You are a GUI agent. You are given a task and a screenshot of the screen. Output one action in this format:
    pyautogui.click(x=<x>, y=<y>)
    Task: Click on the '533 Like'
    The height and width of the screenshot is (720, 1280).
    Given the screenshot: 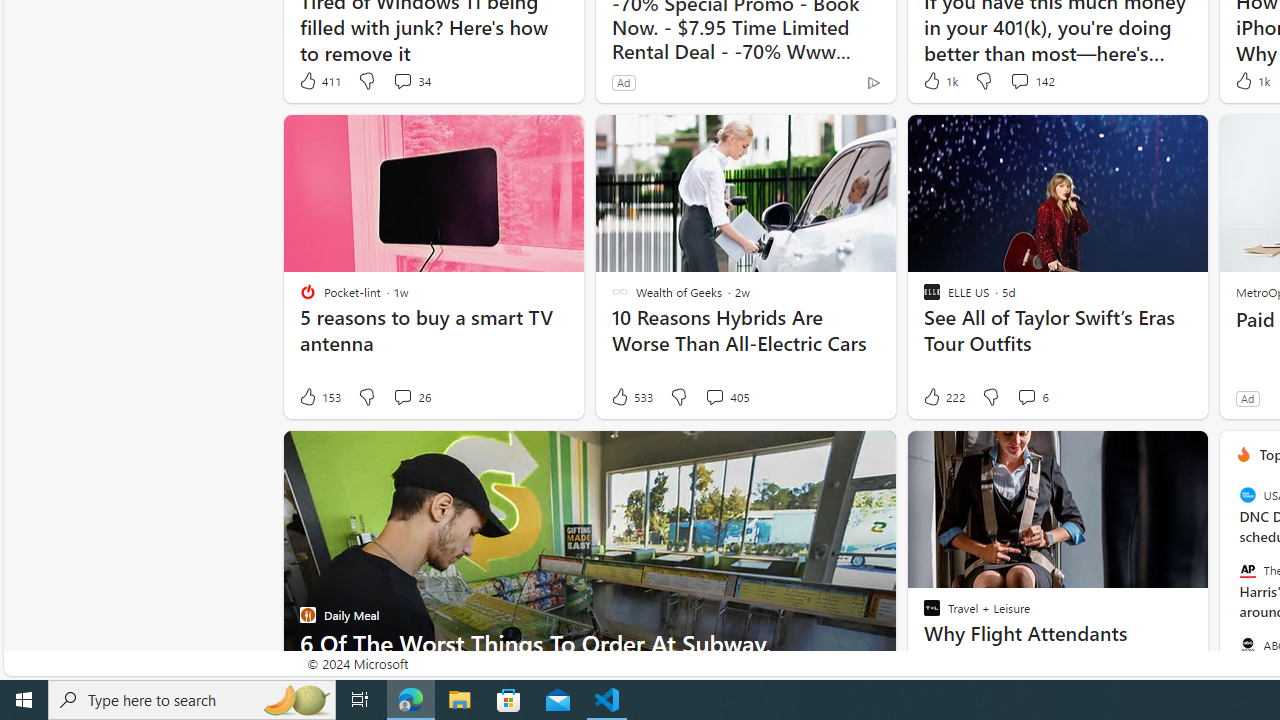 What is the action you would take?
    pyautogui.click(x=630, y=397)
    